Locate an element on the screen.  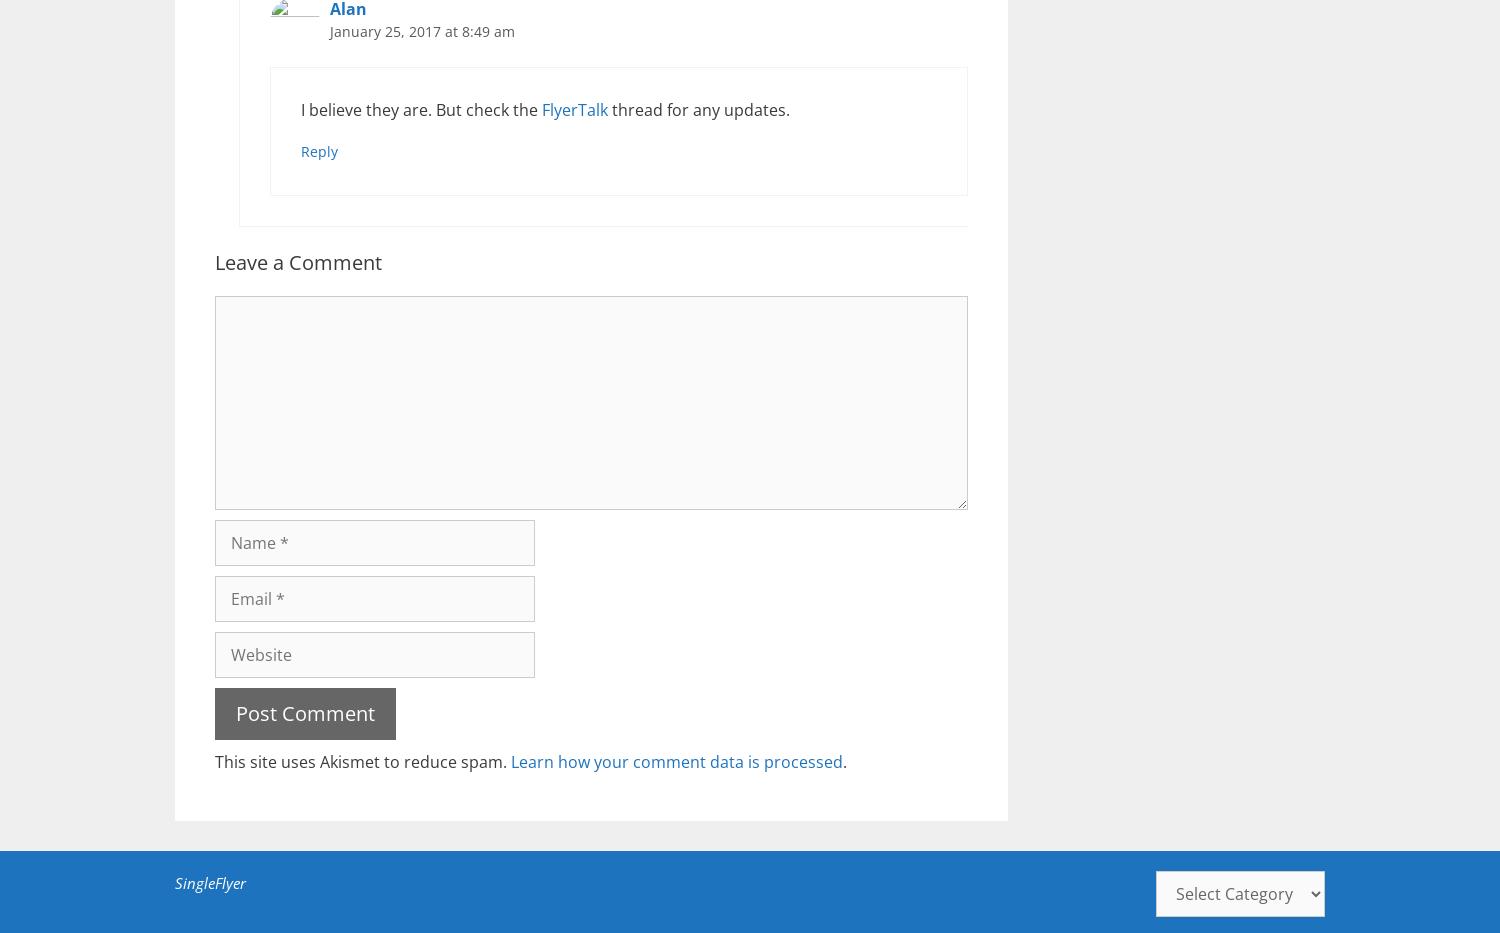
'Reply' is located at coordinates (301, 150).